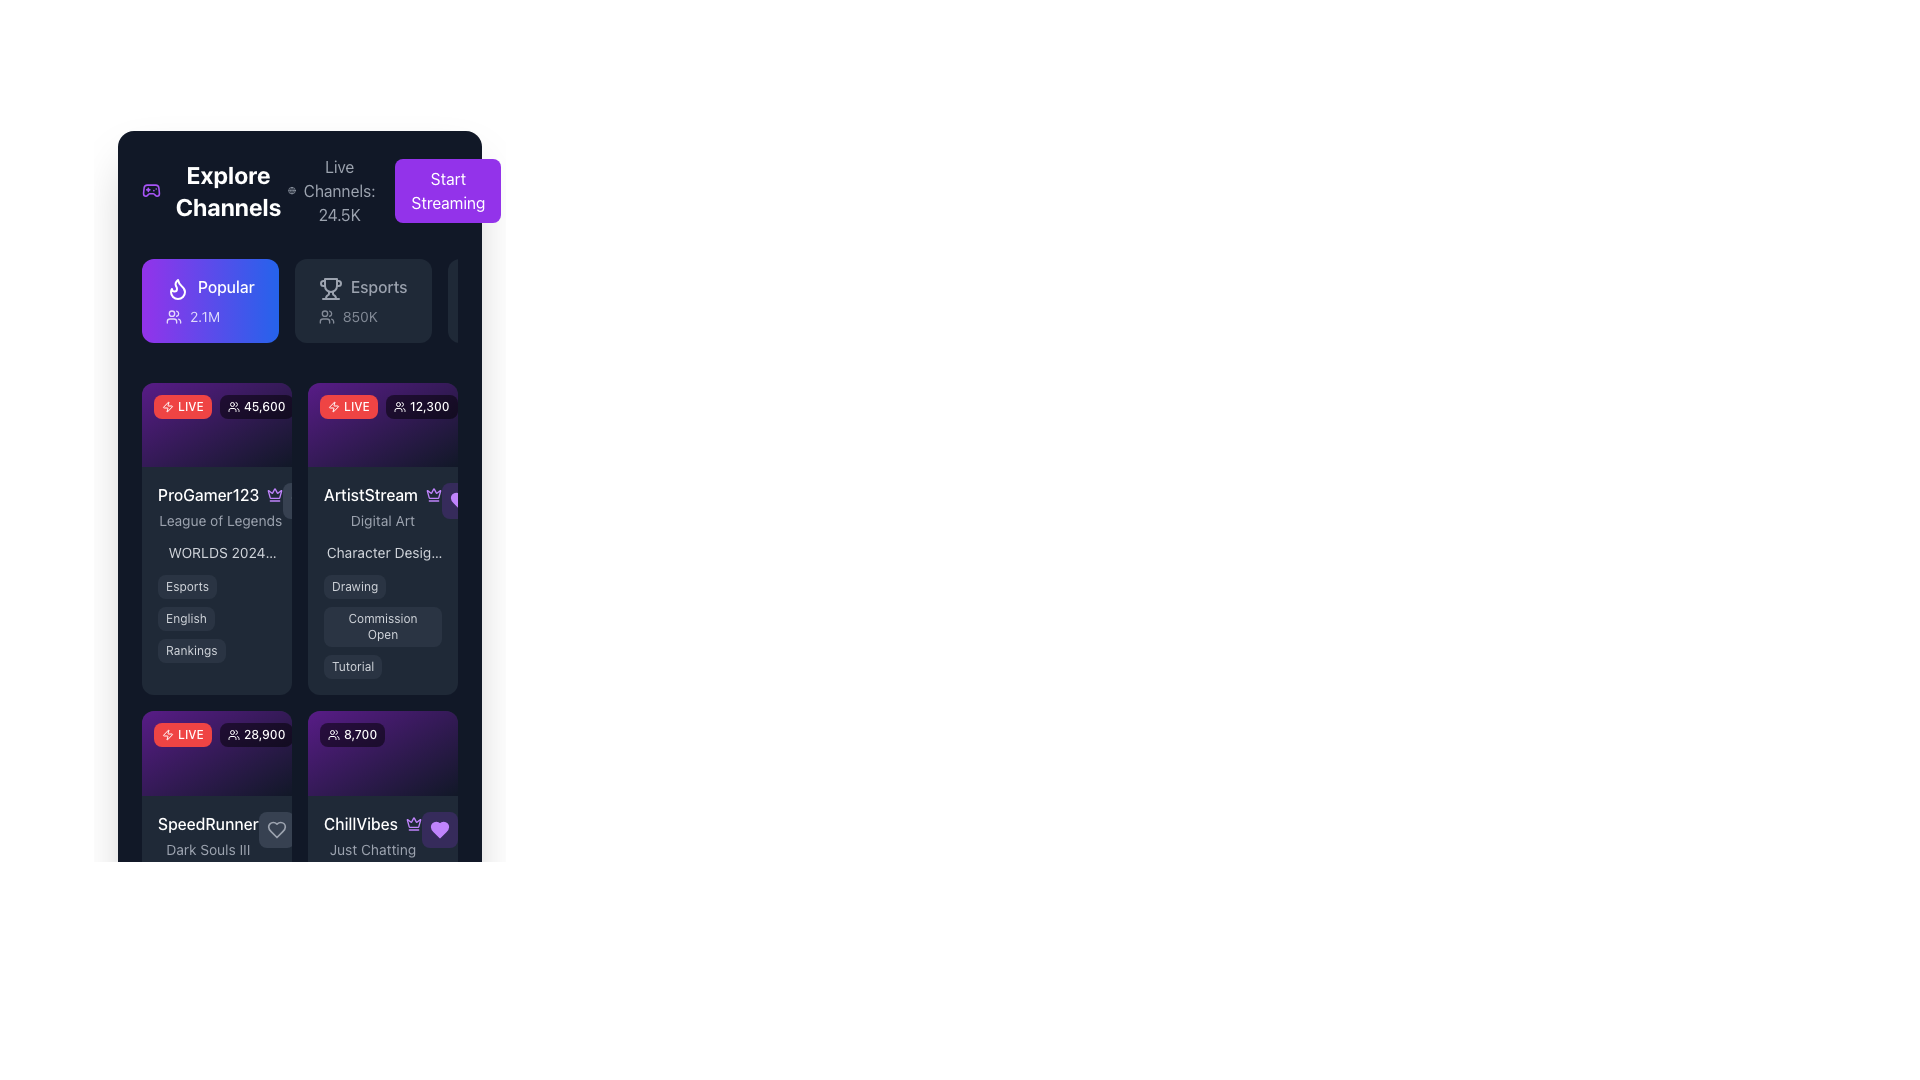  What do you see at coordinates (360, 823) in the screenshot?
I see `the text label displaying 'ChillVibes' in white font, which is positioned in the bottom section of the interface, aligned to the left of a small crown icon within the fourth card` at bounding box center [360, 823].